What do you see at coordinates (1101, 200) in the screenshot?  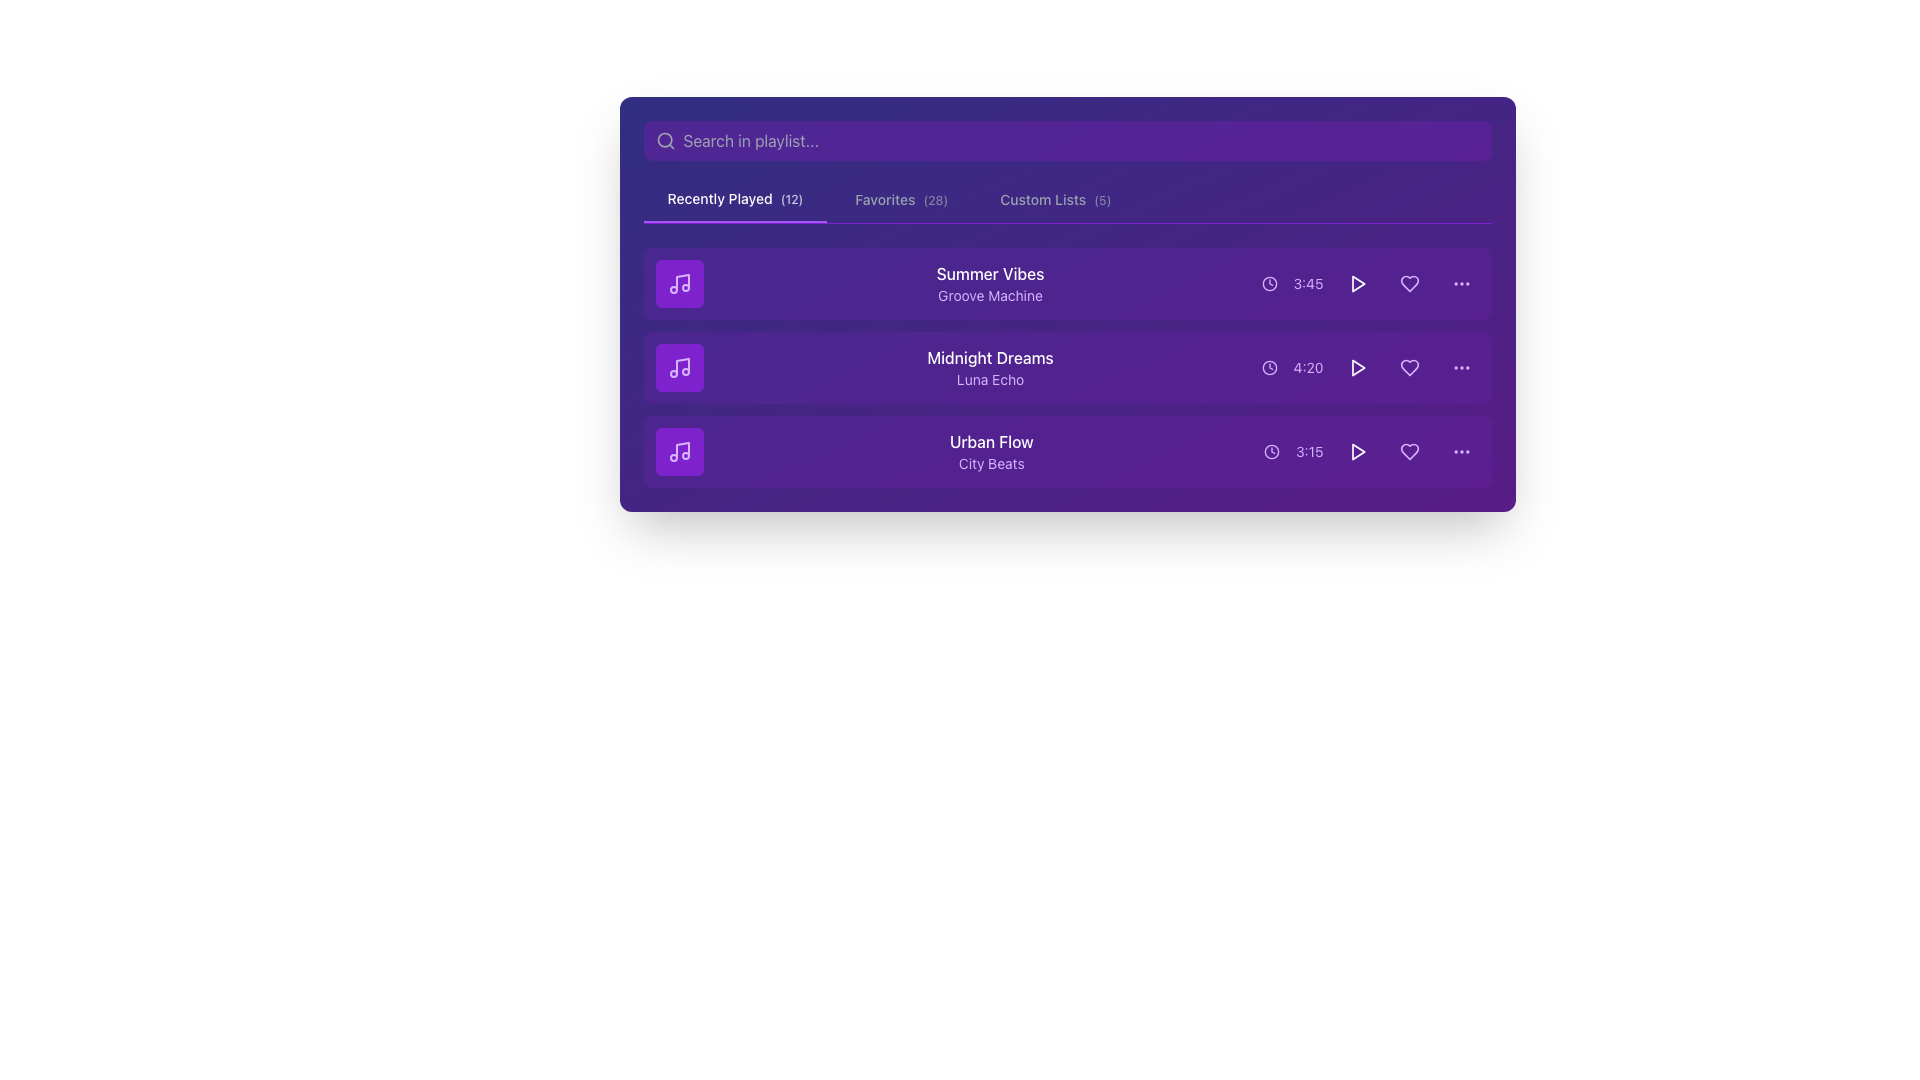 I see `the Text label that provides additional context for the 'Custom Lists' tab, located to the right of the 'Custom Lists' label in the navigation bar` at bounding box center [1101, 200].